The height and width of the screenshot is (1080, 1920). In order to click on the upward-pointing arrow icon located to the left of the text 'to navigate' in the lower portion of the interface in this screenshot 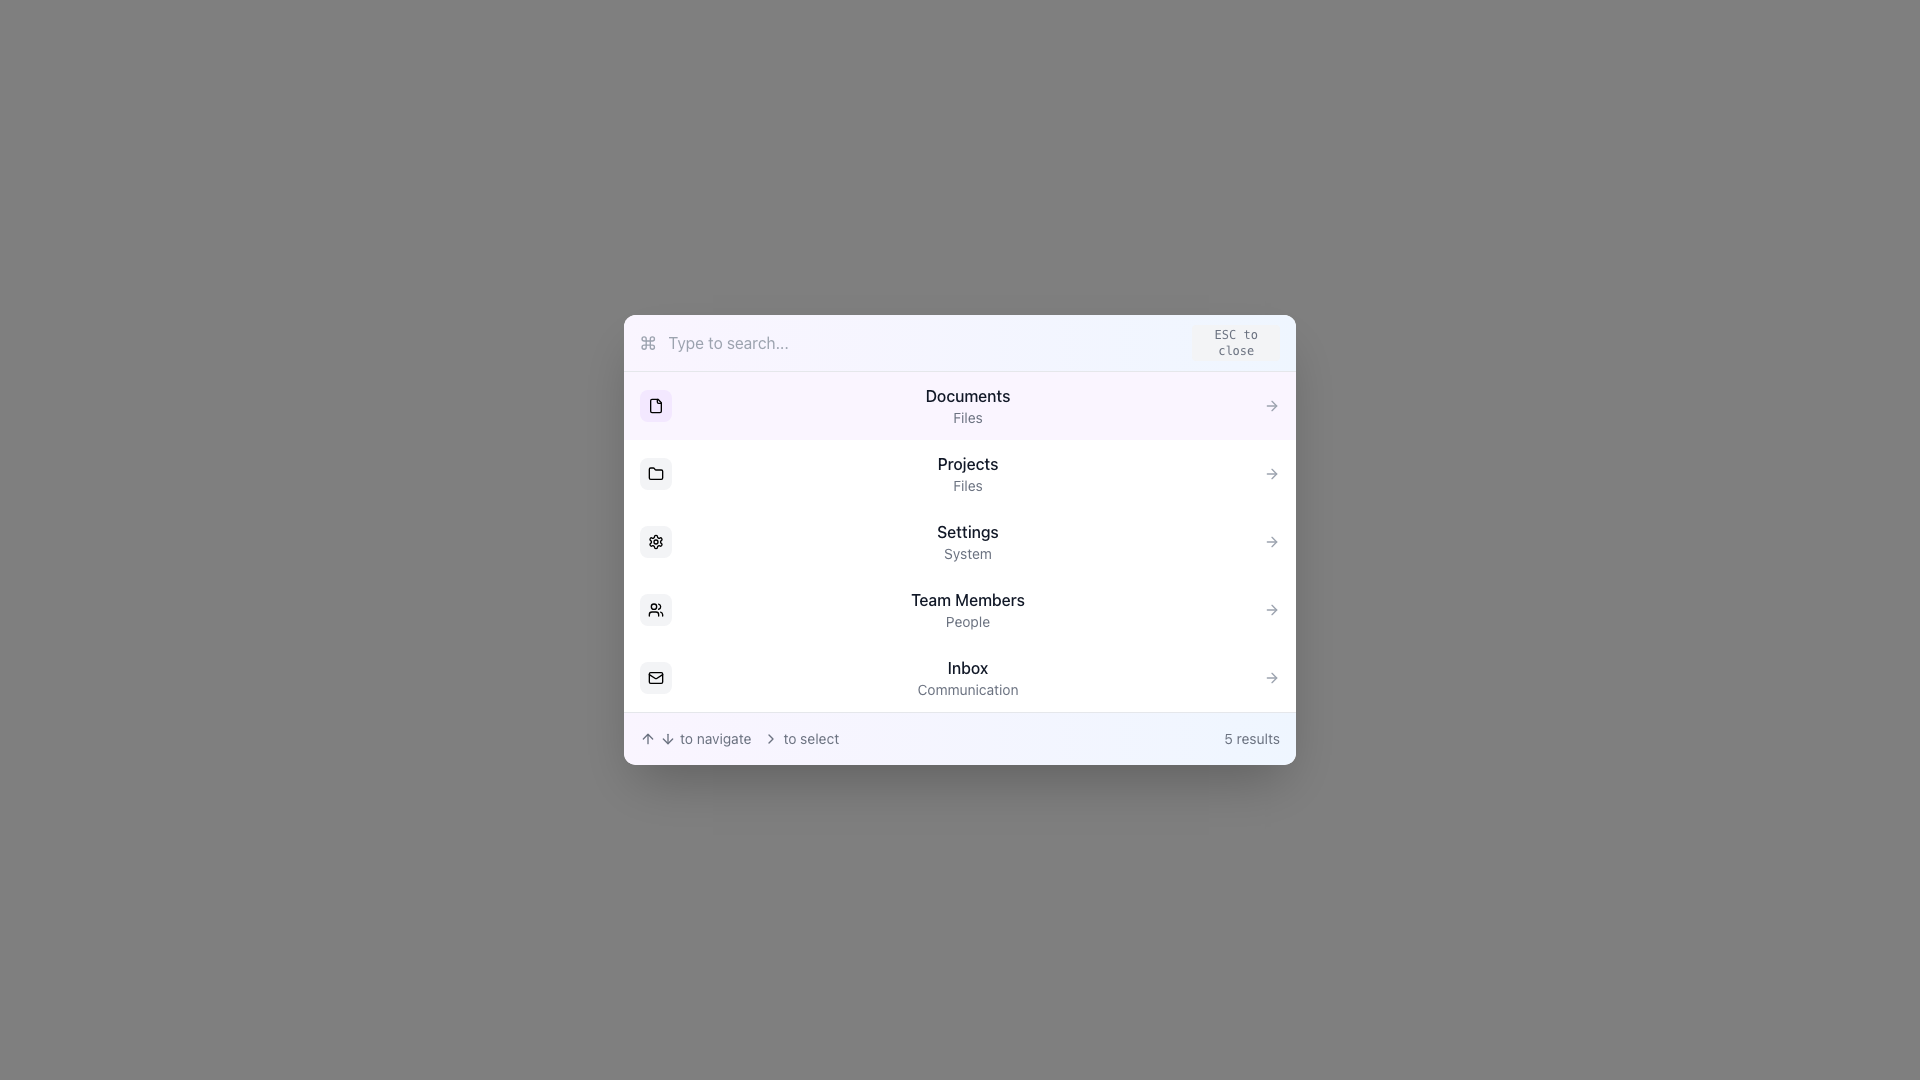, I will do `click(648, 739)`.